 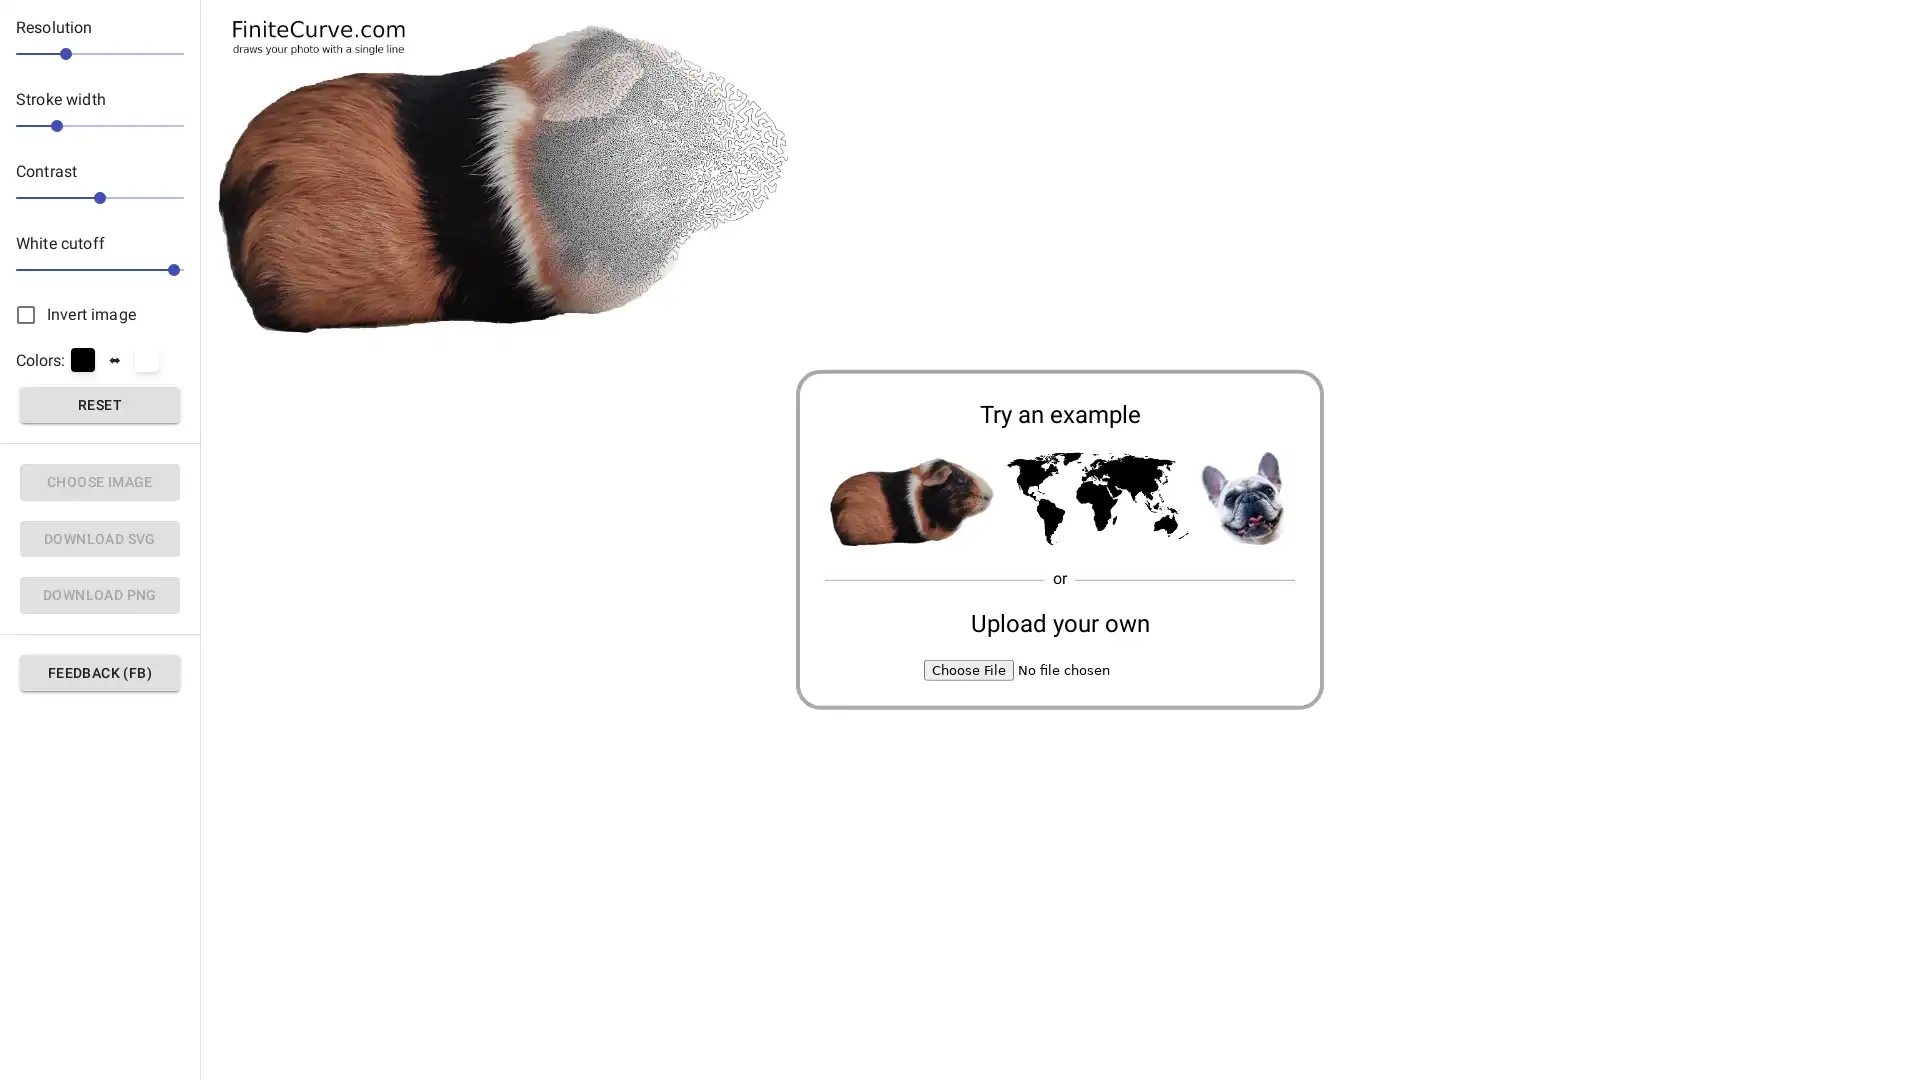 I want to click on Around the world, around the world, around the world, around the world - Daft Punk, so click(x=1096, y=499).